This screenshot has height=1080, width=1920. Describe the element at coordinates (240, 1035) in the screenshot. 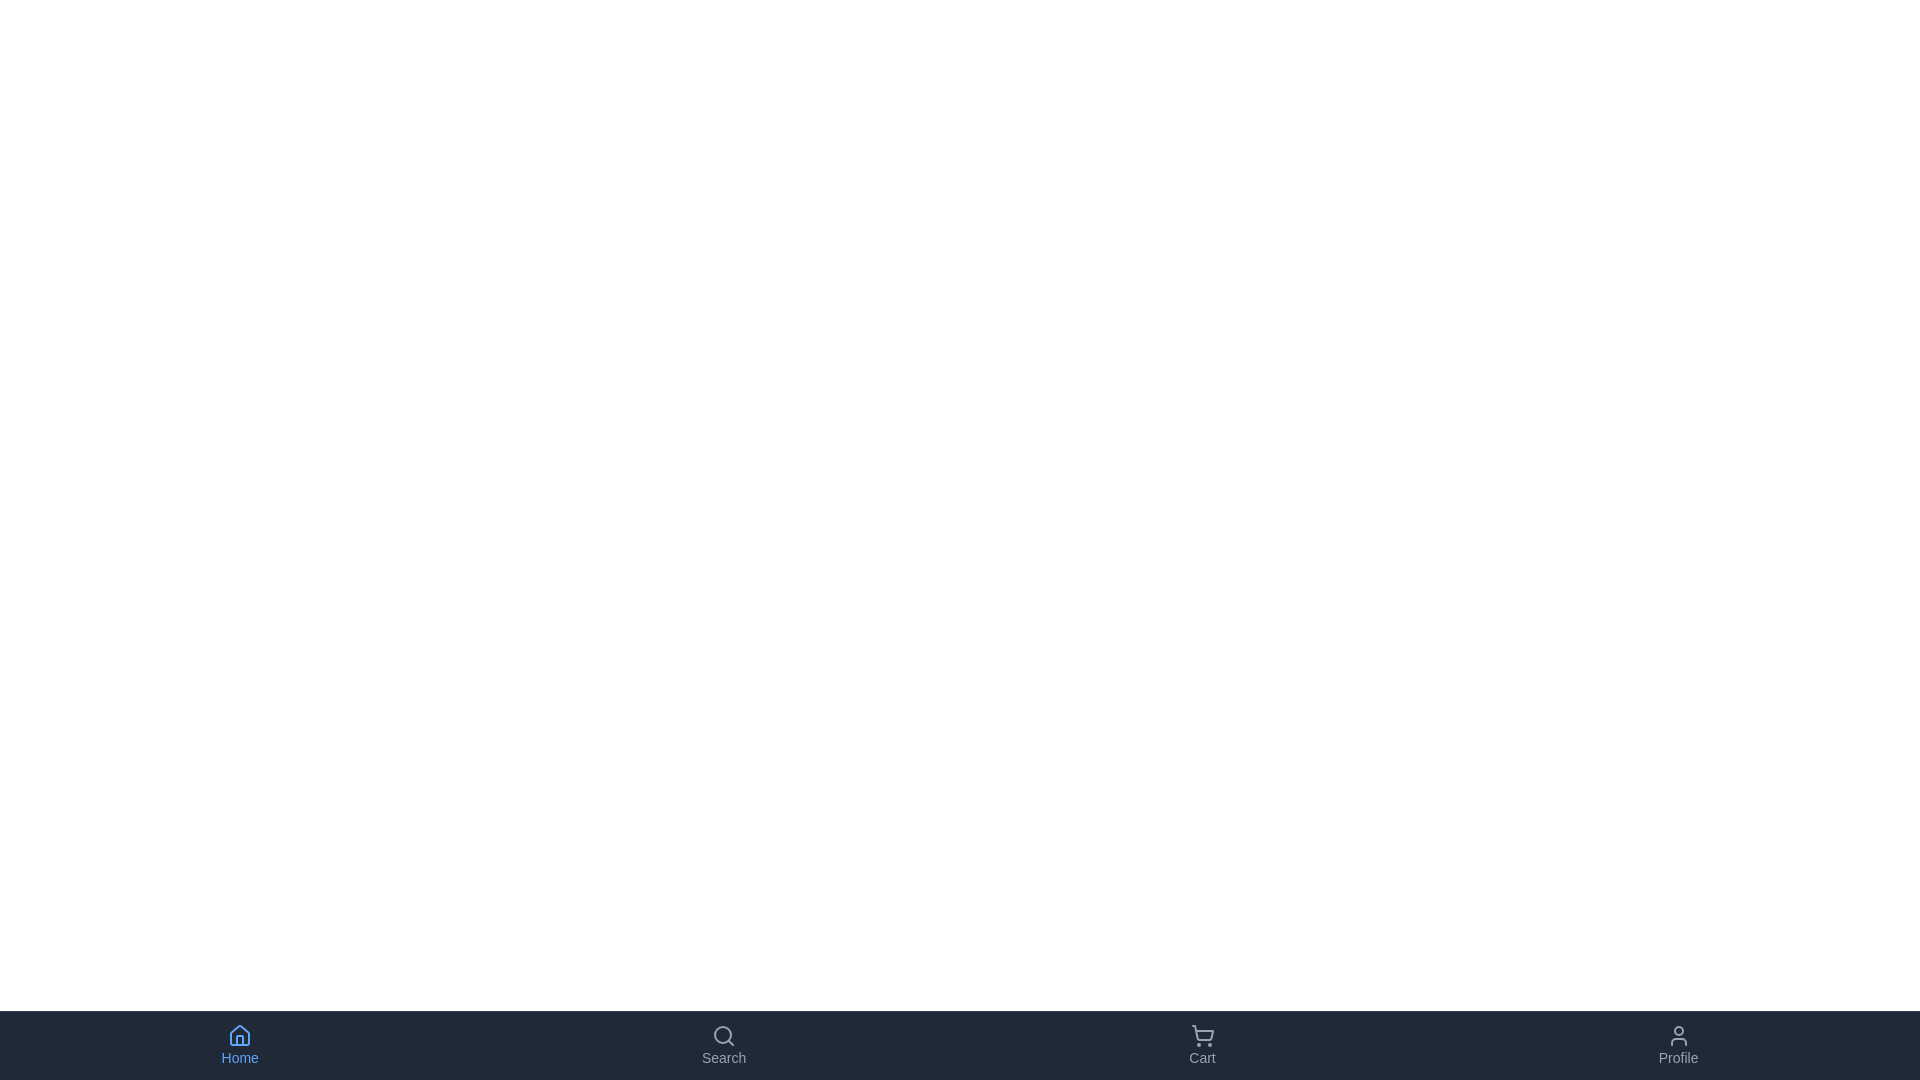

I see `the 'Home' icon located in the bottom navigation bar` at that location.